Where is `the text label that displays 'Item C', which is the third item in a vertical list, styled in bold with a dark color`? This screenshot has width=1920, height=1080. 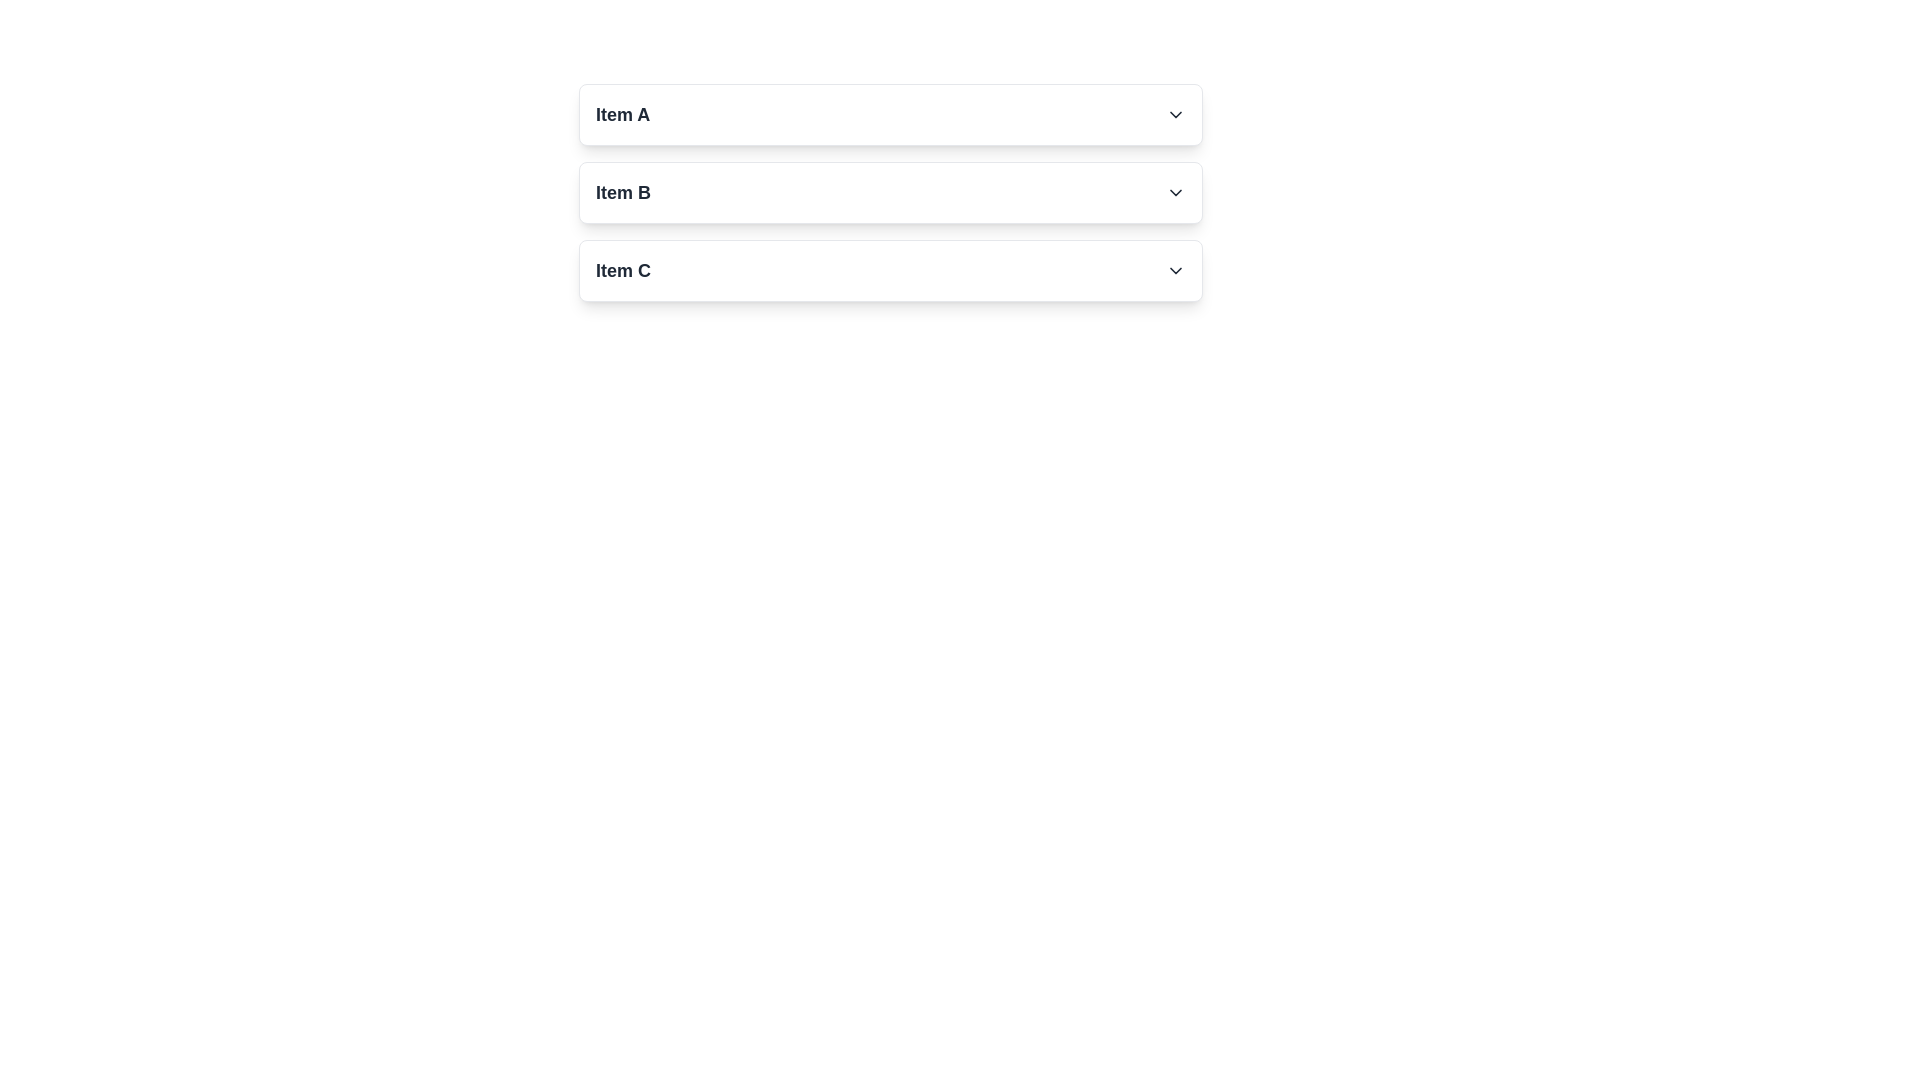
the text label that displays 'Item C', which is the third item in a vertical list, styled in bold with a dark color is located at coordinates (622, 270).